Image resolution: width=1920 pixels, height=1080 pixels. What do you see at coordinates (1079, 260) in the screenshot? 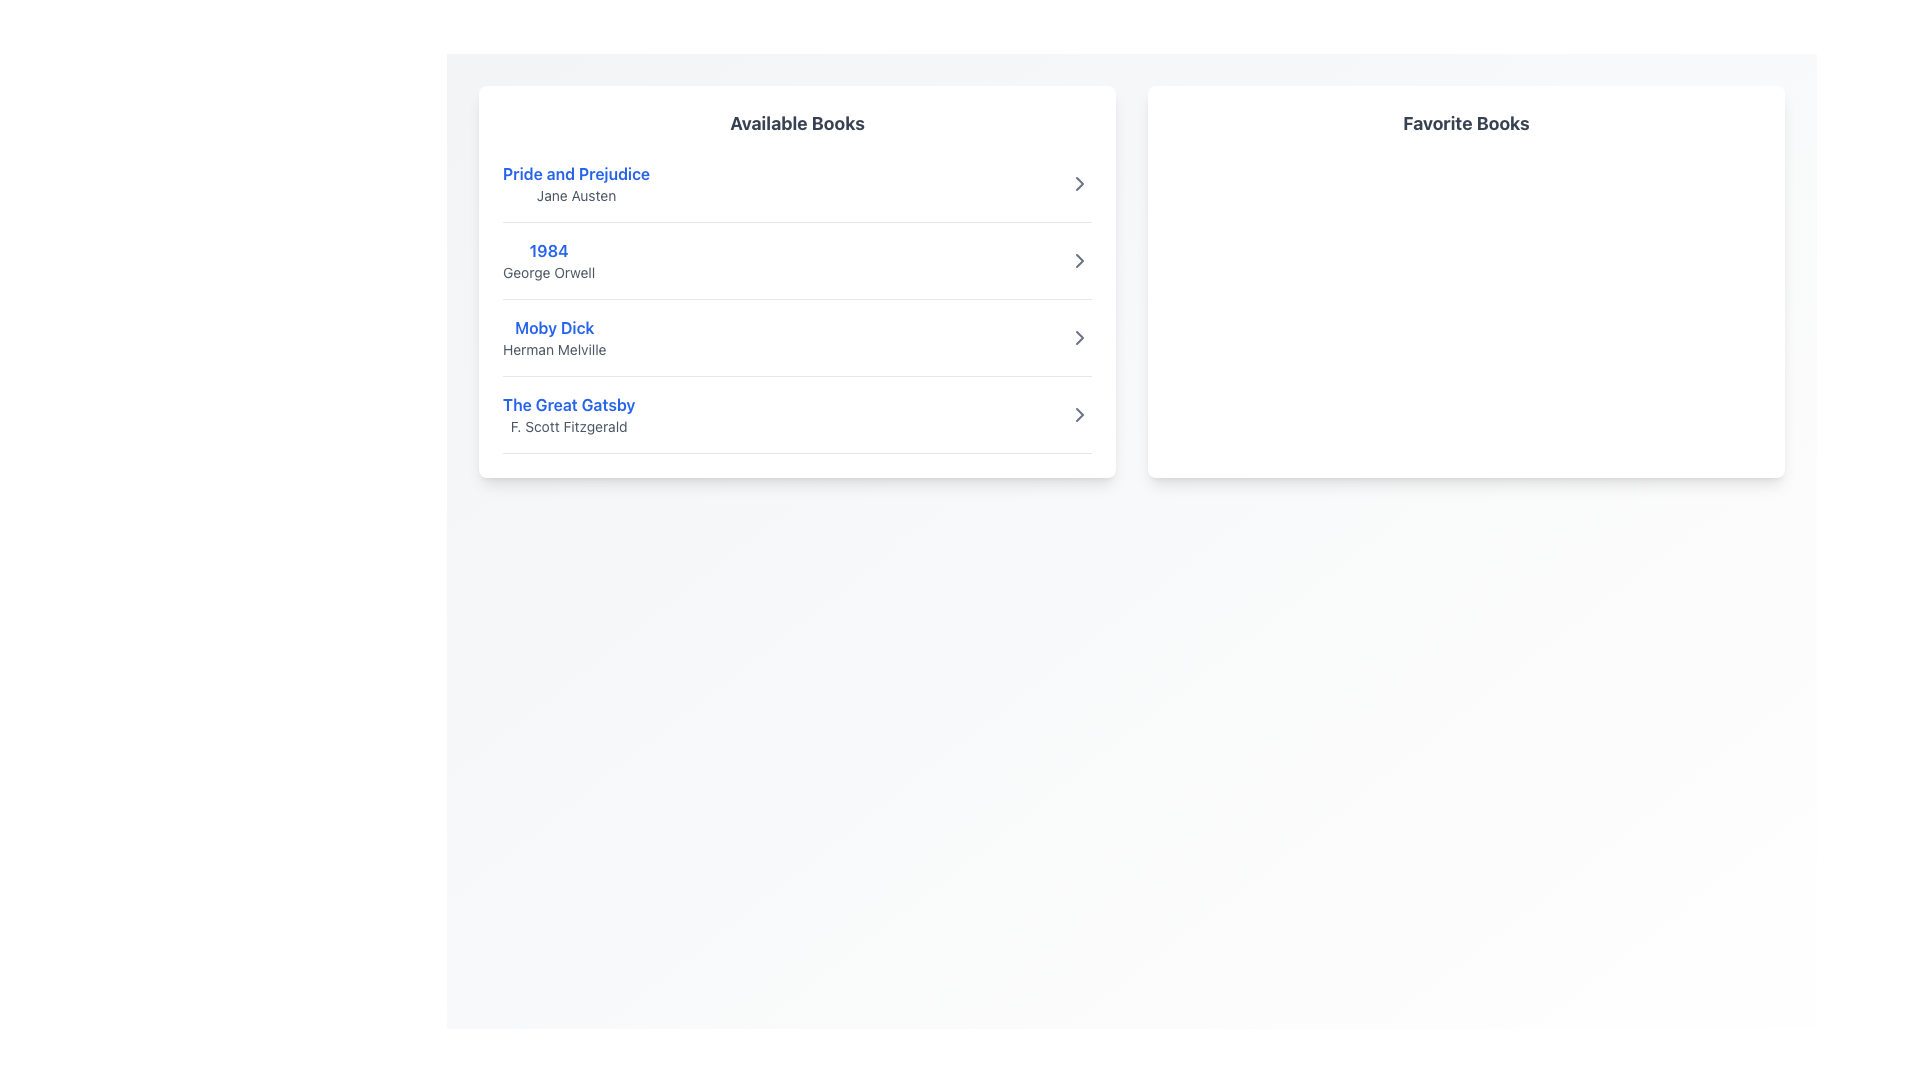
I see `the second chevron icon in the 'Available Books' panel next to the text '1984'` at bounding box center [1079, 260].